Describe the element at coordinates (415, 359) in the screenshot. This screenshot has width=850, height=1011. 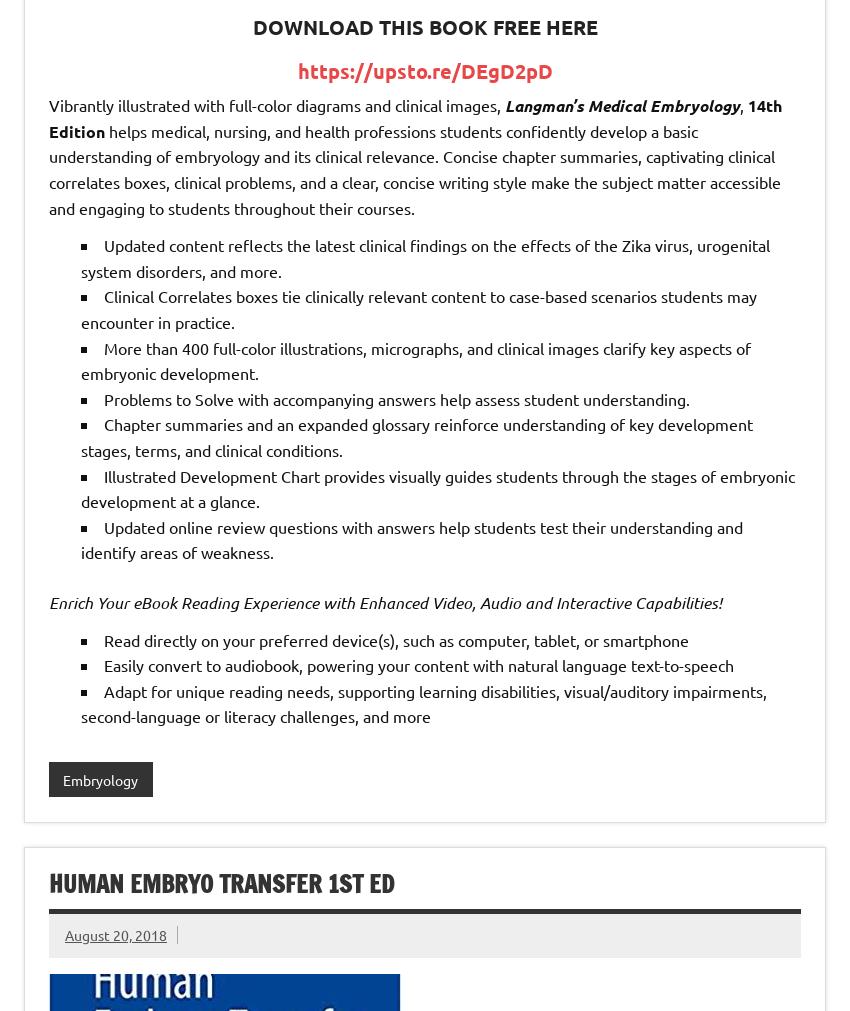
I see `'More than 400 full-color illustrations, micrographs, and clinical images clarify key aspects of embryonic development.'` at that location.